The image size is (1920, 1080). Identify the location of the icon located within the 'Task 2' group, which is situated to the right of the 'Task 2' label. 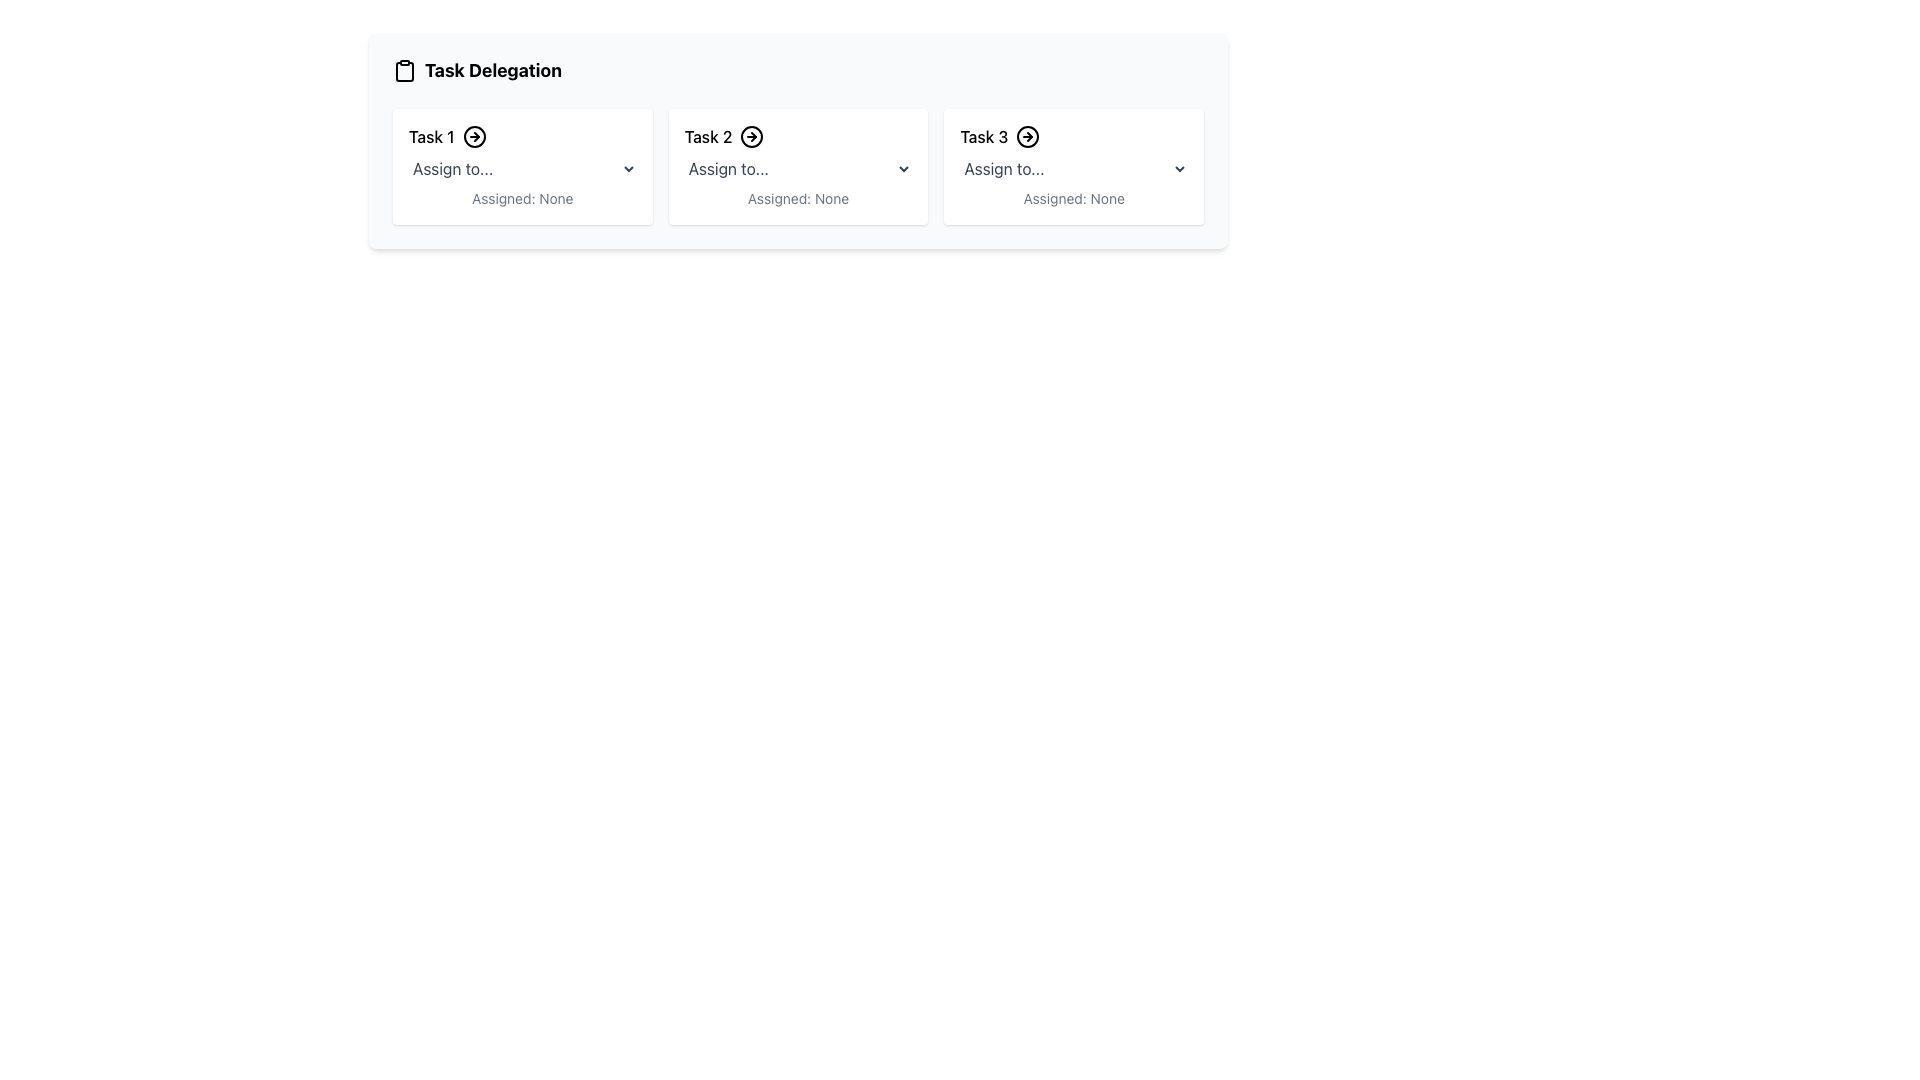
(751, 136).